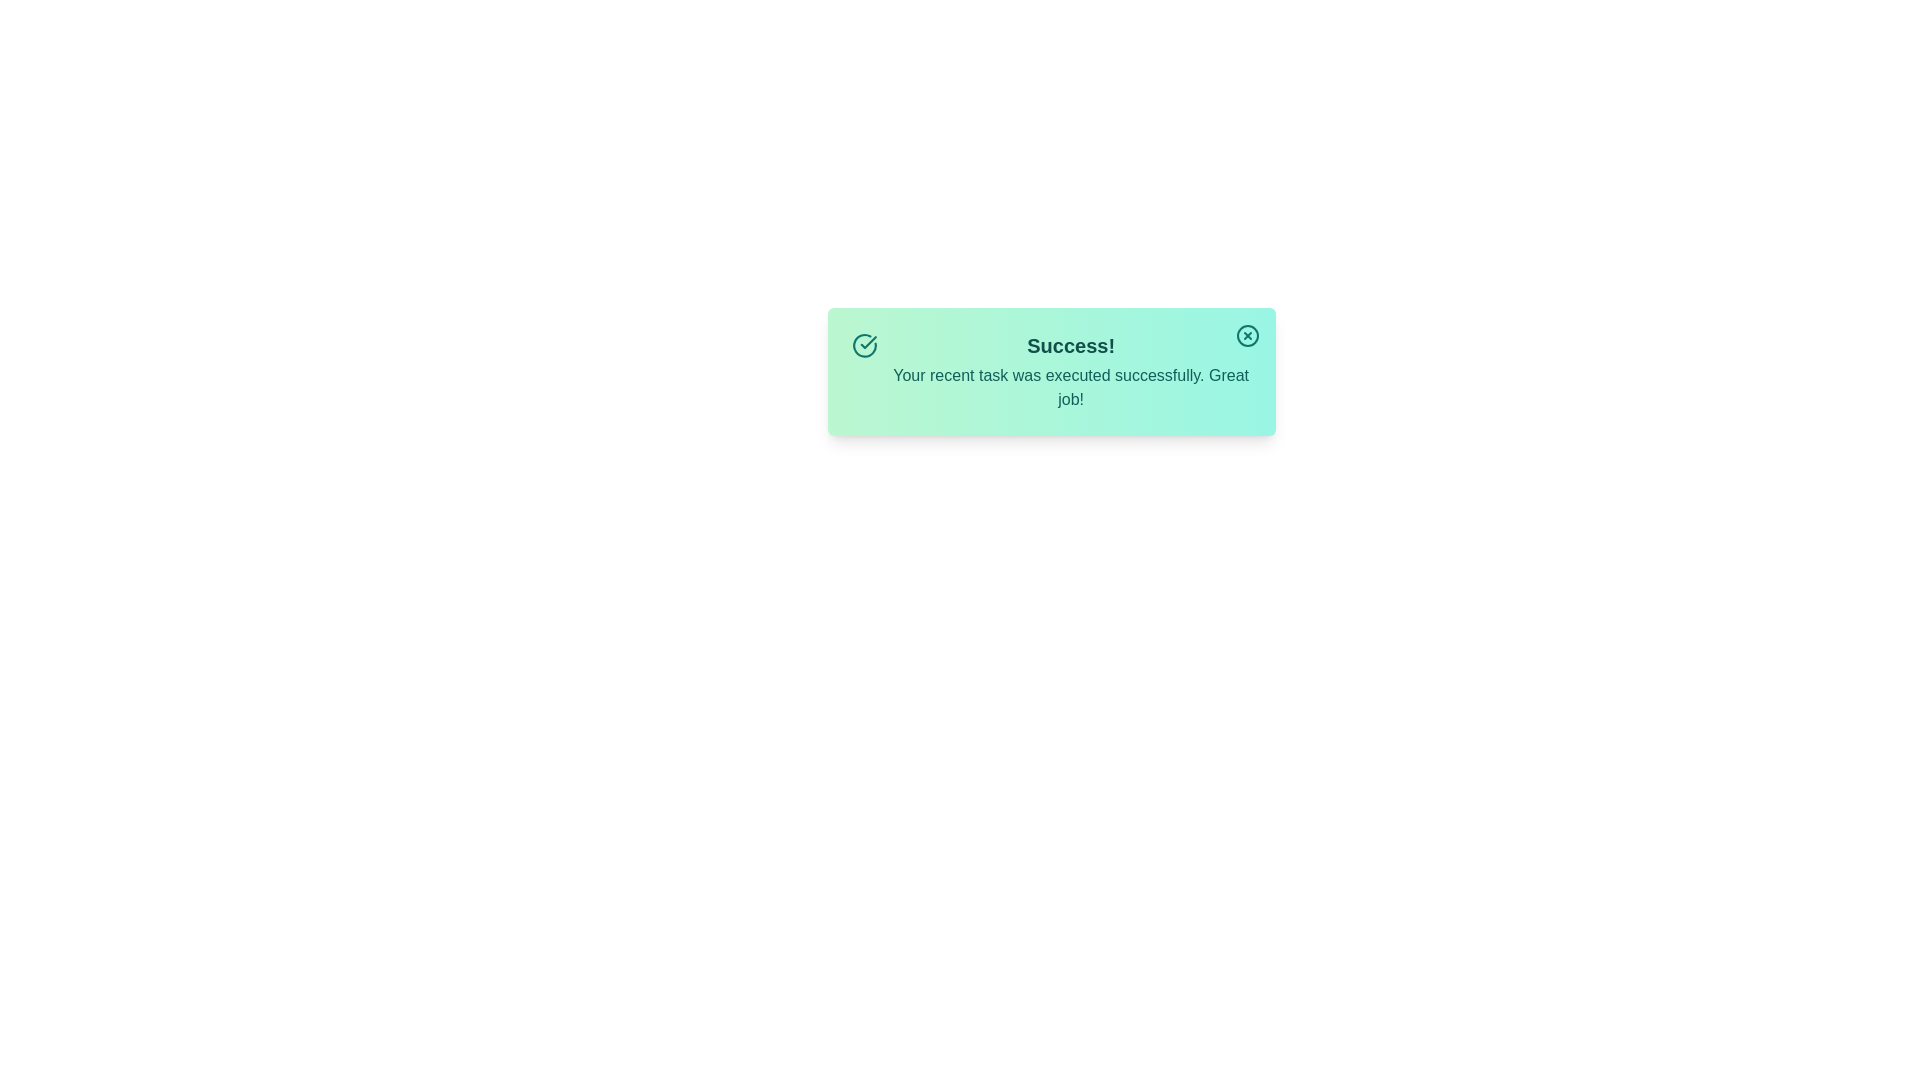  Describe the element at coordinates (864, 345) in the screenshot. I see `the success icon to interact with it visually` at that location.